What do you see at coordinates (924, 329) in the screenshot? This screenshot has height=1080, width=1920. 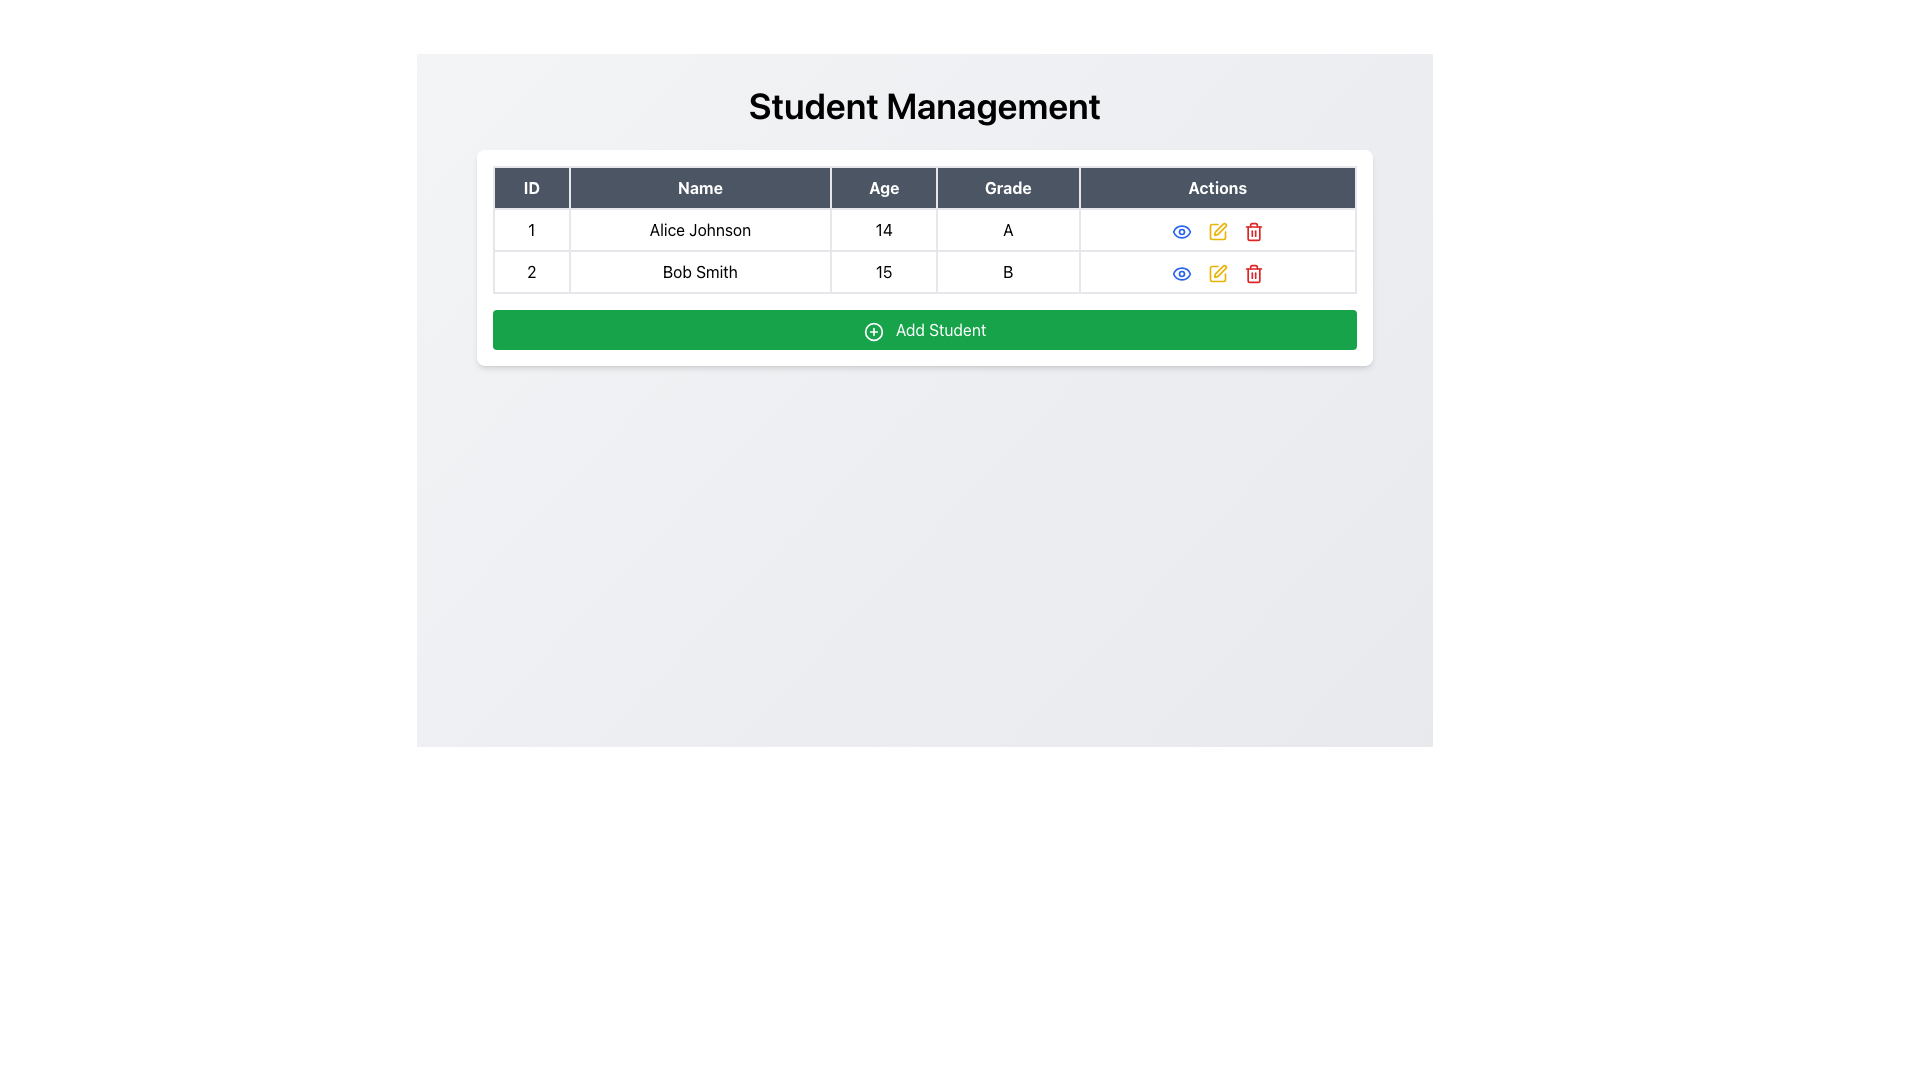 I see `the button located below the table of students` at bounding box center [924, 329].